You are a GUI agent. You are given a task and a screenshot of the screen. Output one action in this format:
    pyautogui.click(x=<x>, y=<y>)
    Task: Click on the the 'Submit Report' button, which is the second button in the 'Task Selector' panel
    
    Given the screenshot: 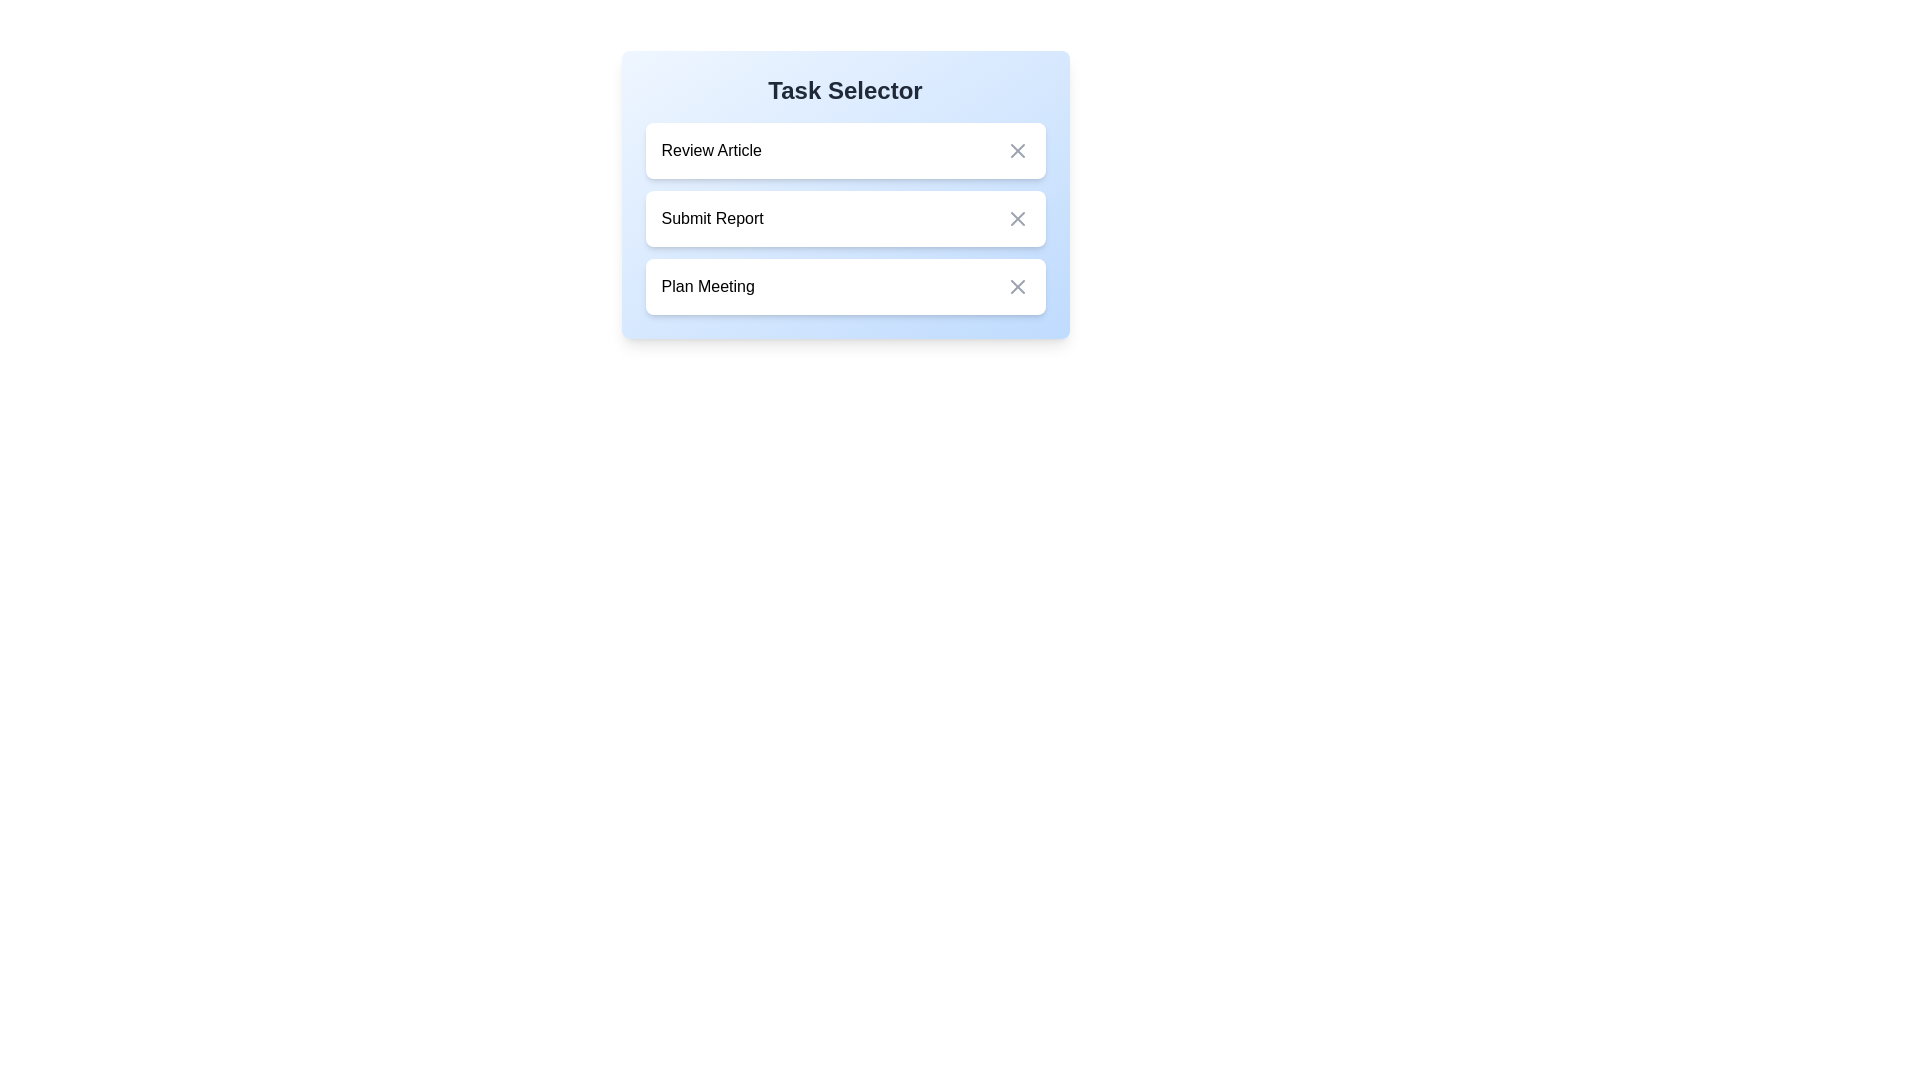 What is the action you would take?
    pyautogui.click(x=845, y=219)
    